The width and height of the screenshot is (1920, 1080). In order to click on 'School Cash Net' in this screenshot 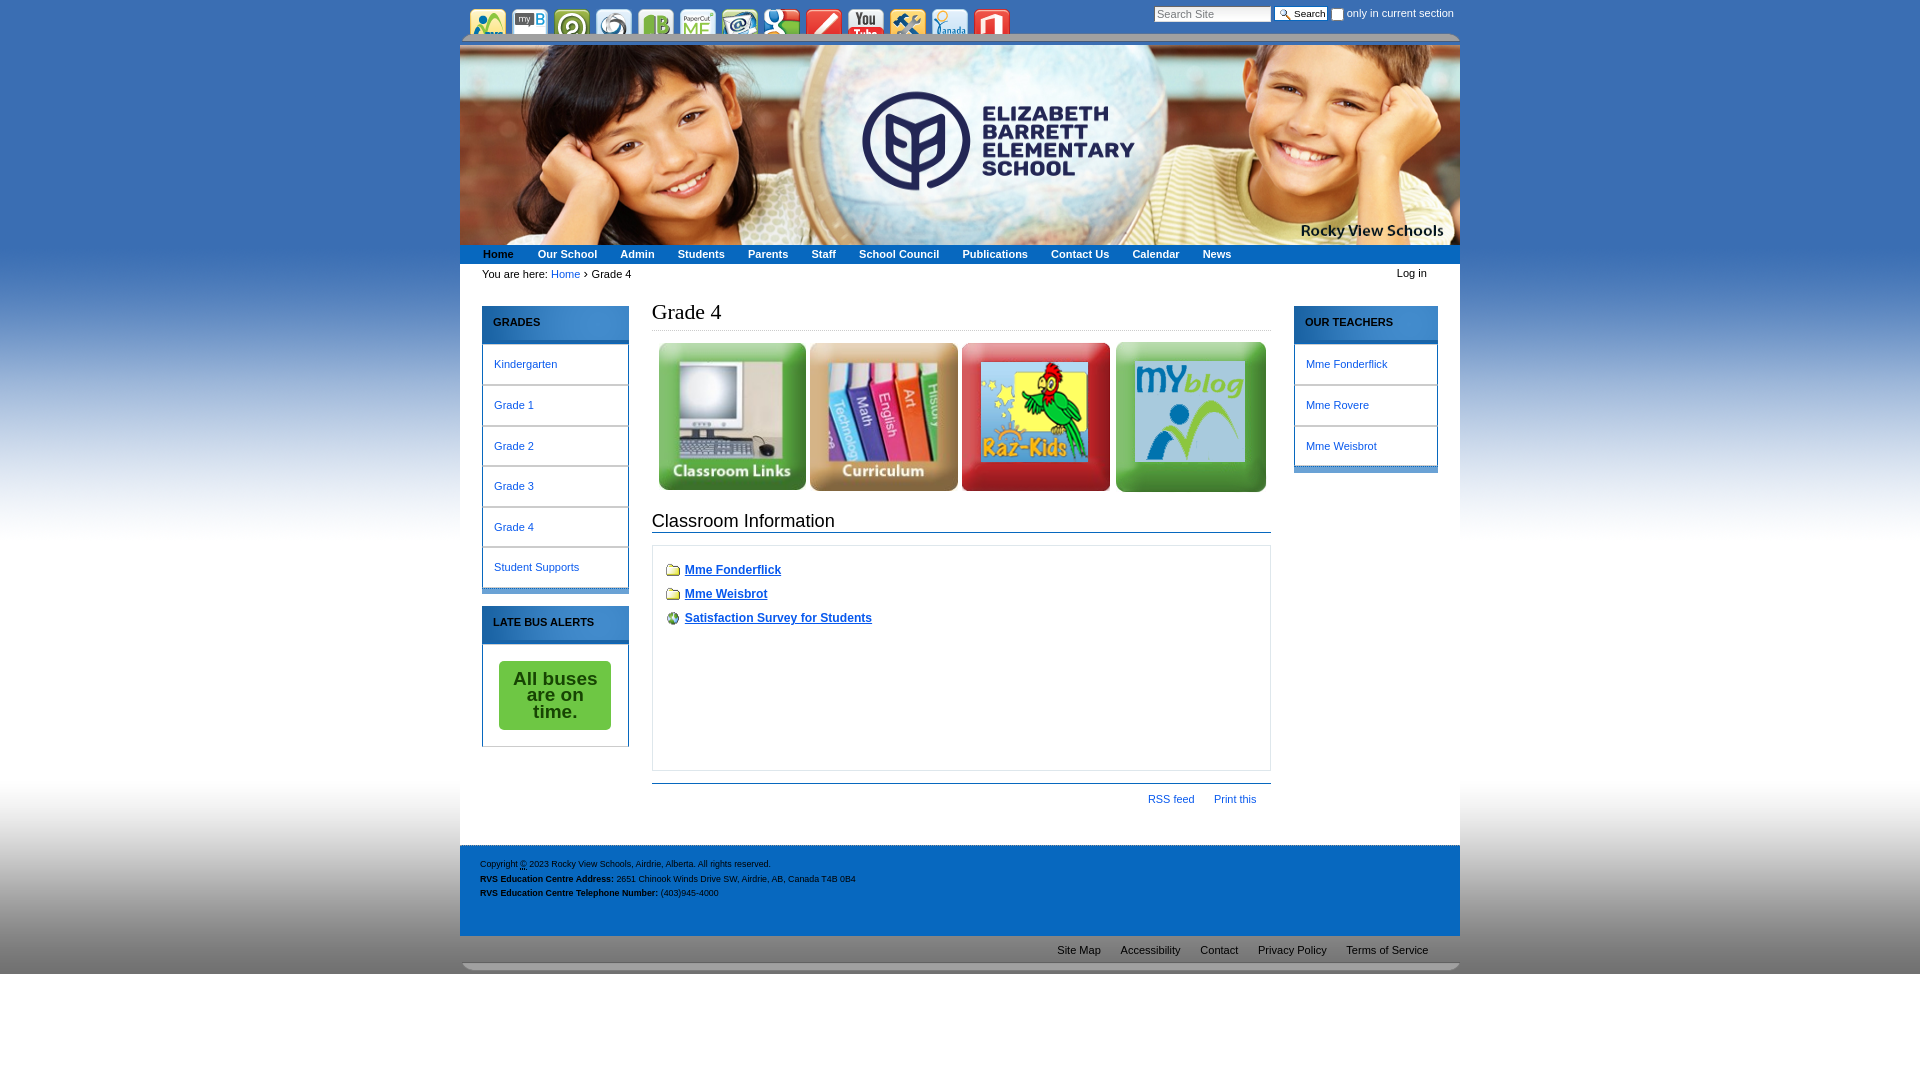, I will do `click(613, 26)`.